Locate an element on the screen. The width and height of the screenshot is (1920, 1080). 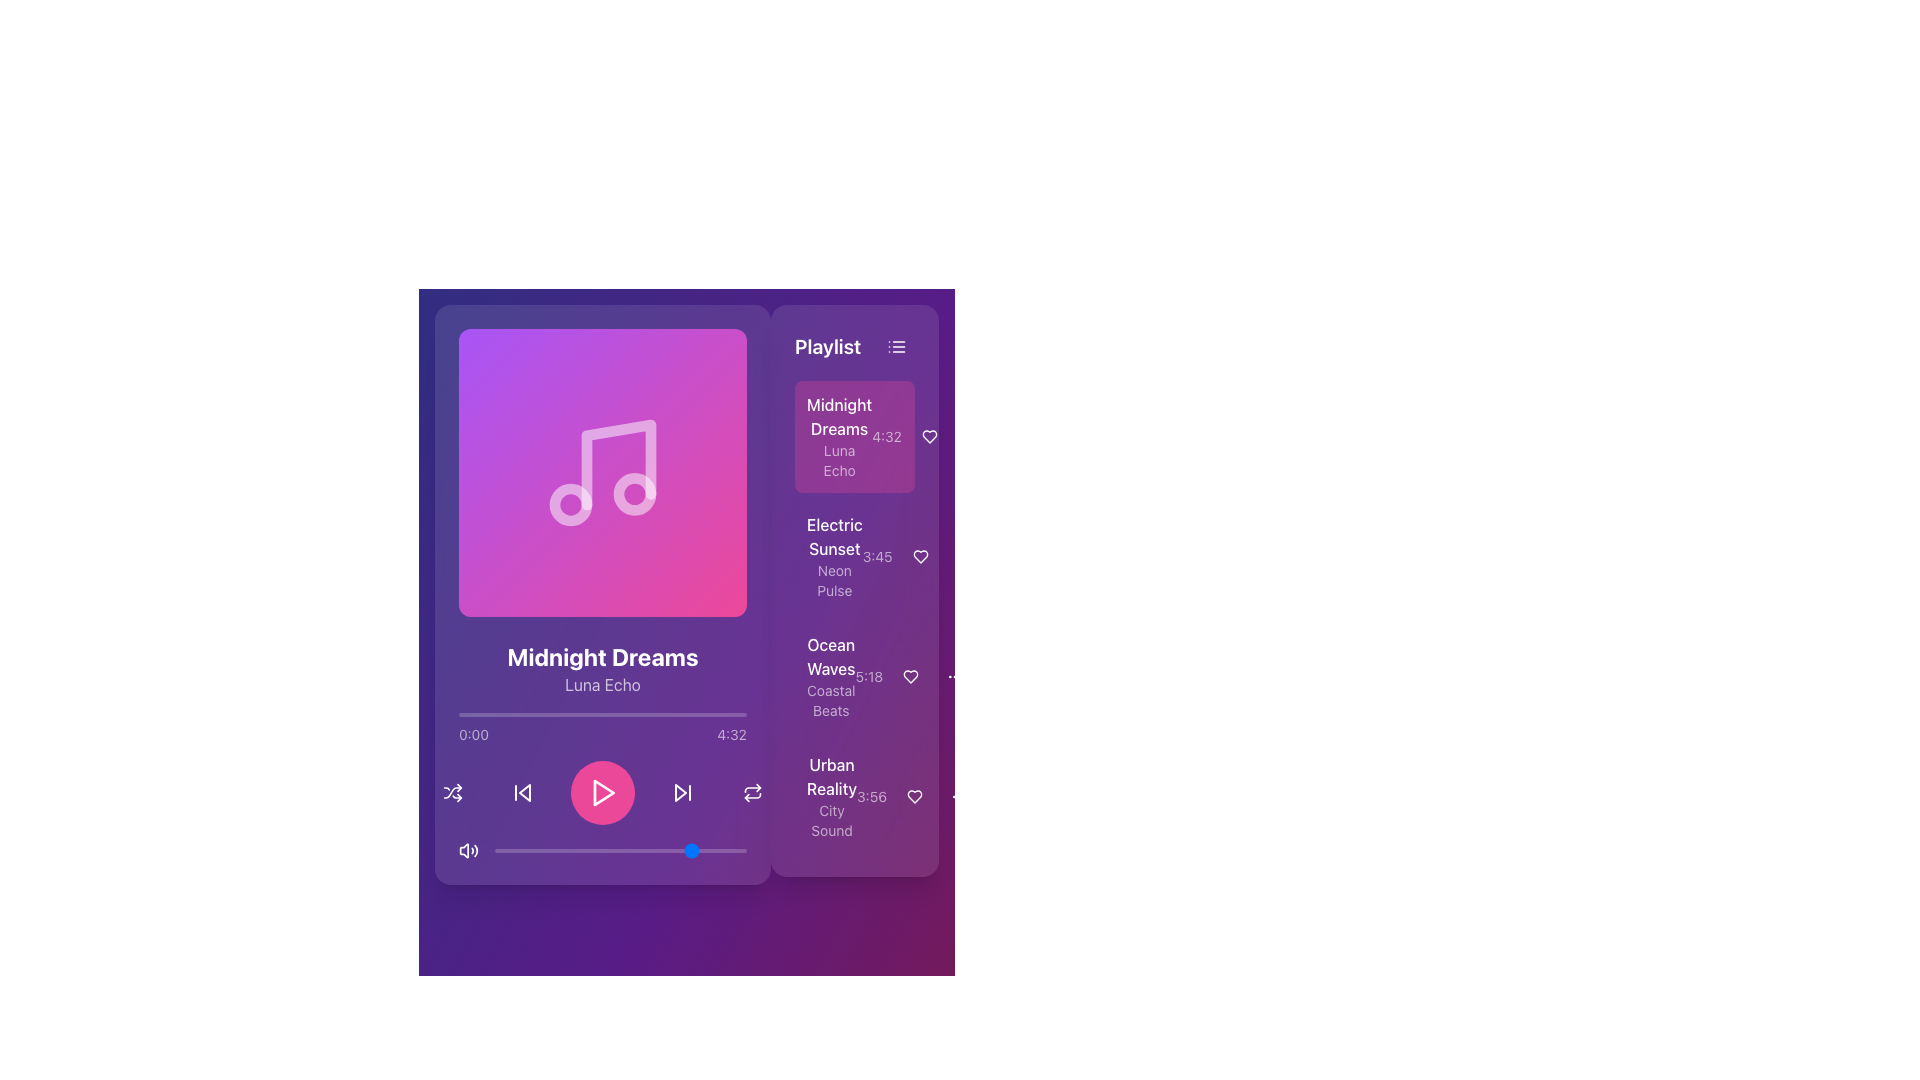
the heart-shaped button located to the right of the 'Urban Reality' entry in the playlist to mark it as a favorite is located at coordinates (914, 796).